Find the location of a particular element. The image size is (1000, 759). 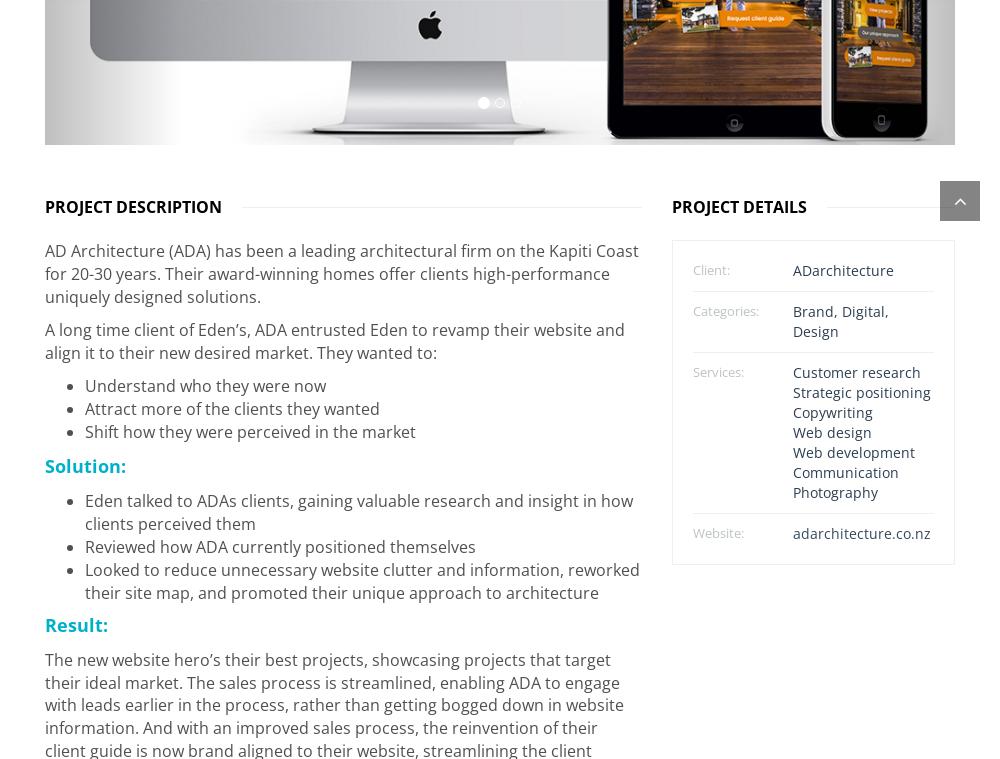

'A long time client of Eden’s, ADA entrusted Eden to revamp their website and align it to their new desired market. They wanted to:' is located at coordinates (334, 332).